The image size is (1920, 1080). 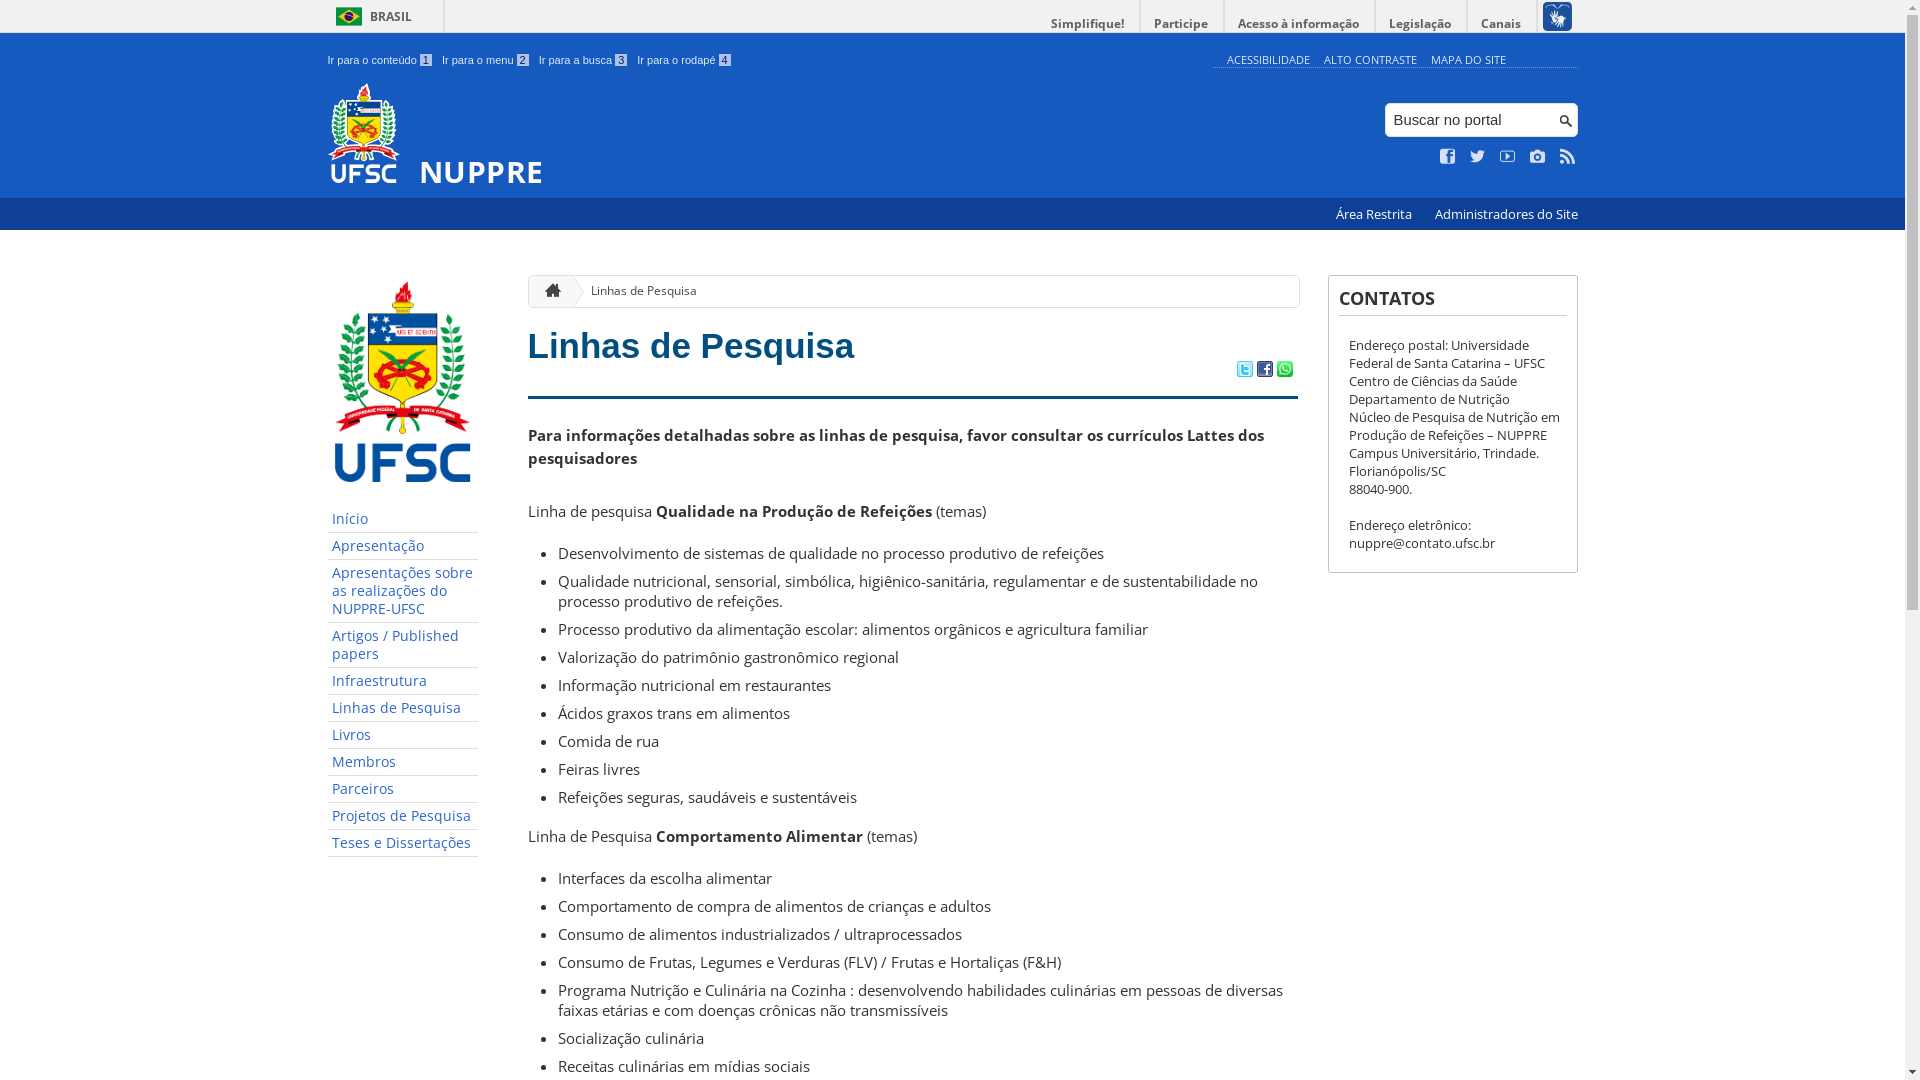 What do you see at coordinates (1266, 58) in the screenshot?
I see `'ACESSIBILIDADE'` at bounding box center [1266, 58].